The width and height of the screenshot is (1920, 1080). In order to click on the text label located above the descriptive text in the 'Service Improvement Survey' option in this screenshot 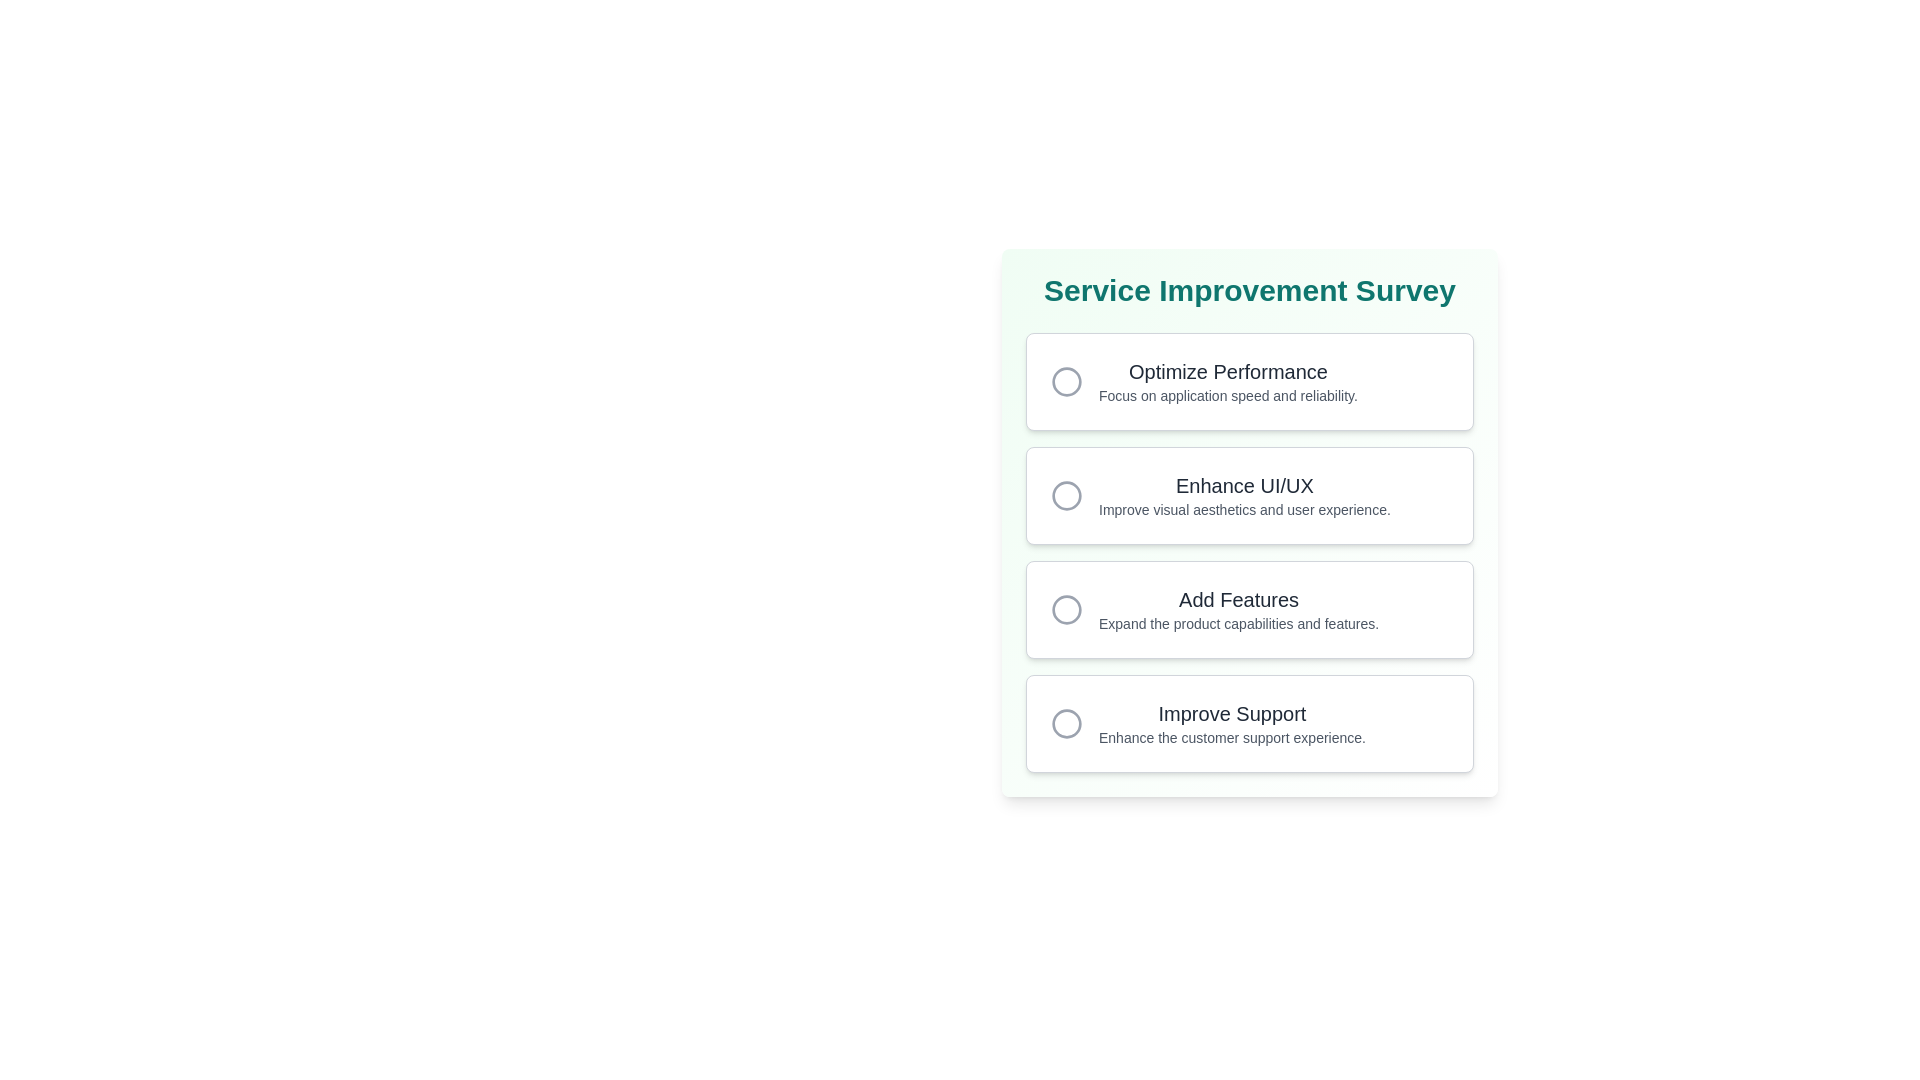, I will do `click(1227, 371)`.